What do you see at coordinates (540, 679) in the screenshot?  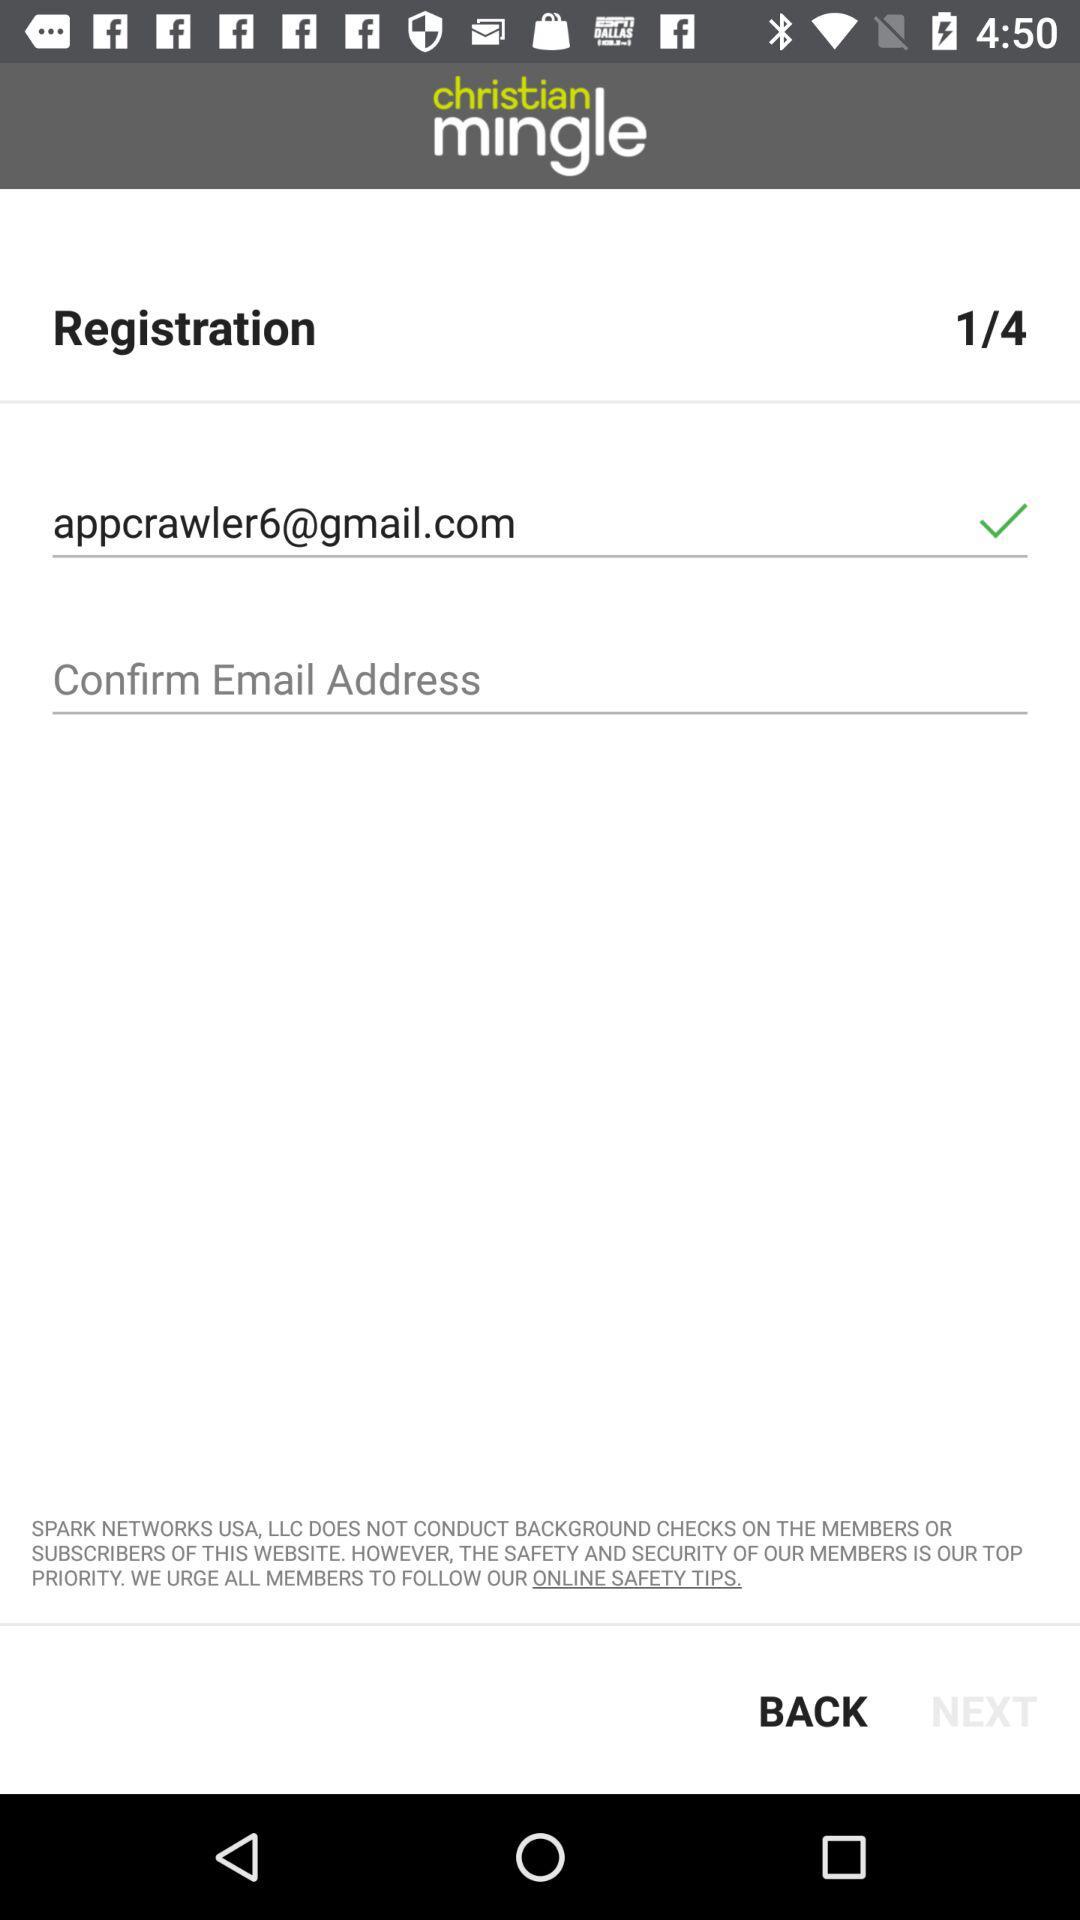 I see `re-enter address` at bounding box center [540, 679].